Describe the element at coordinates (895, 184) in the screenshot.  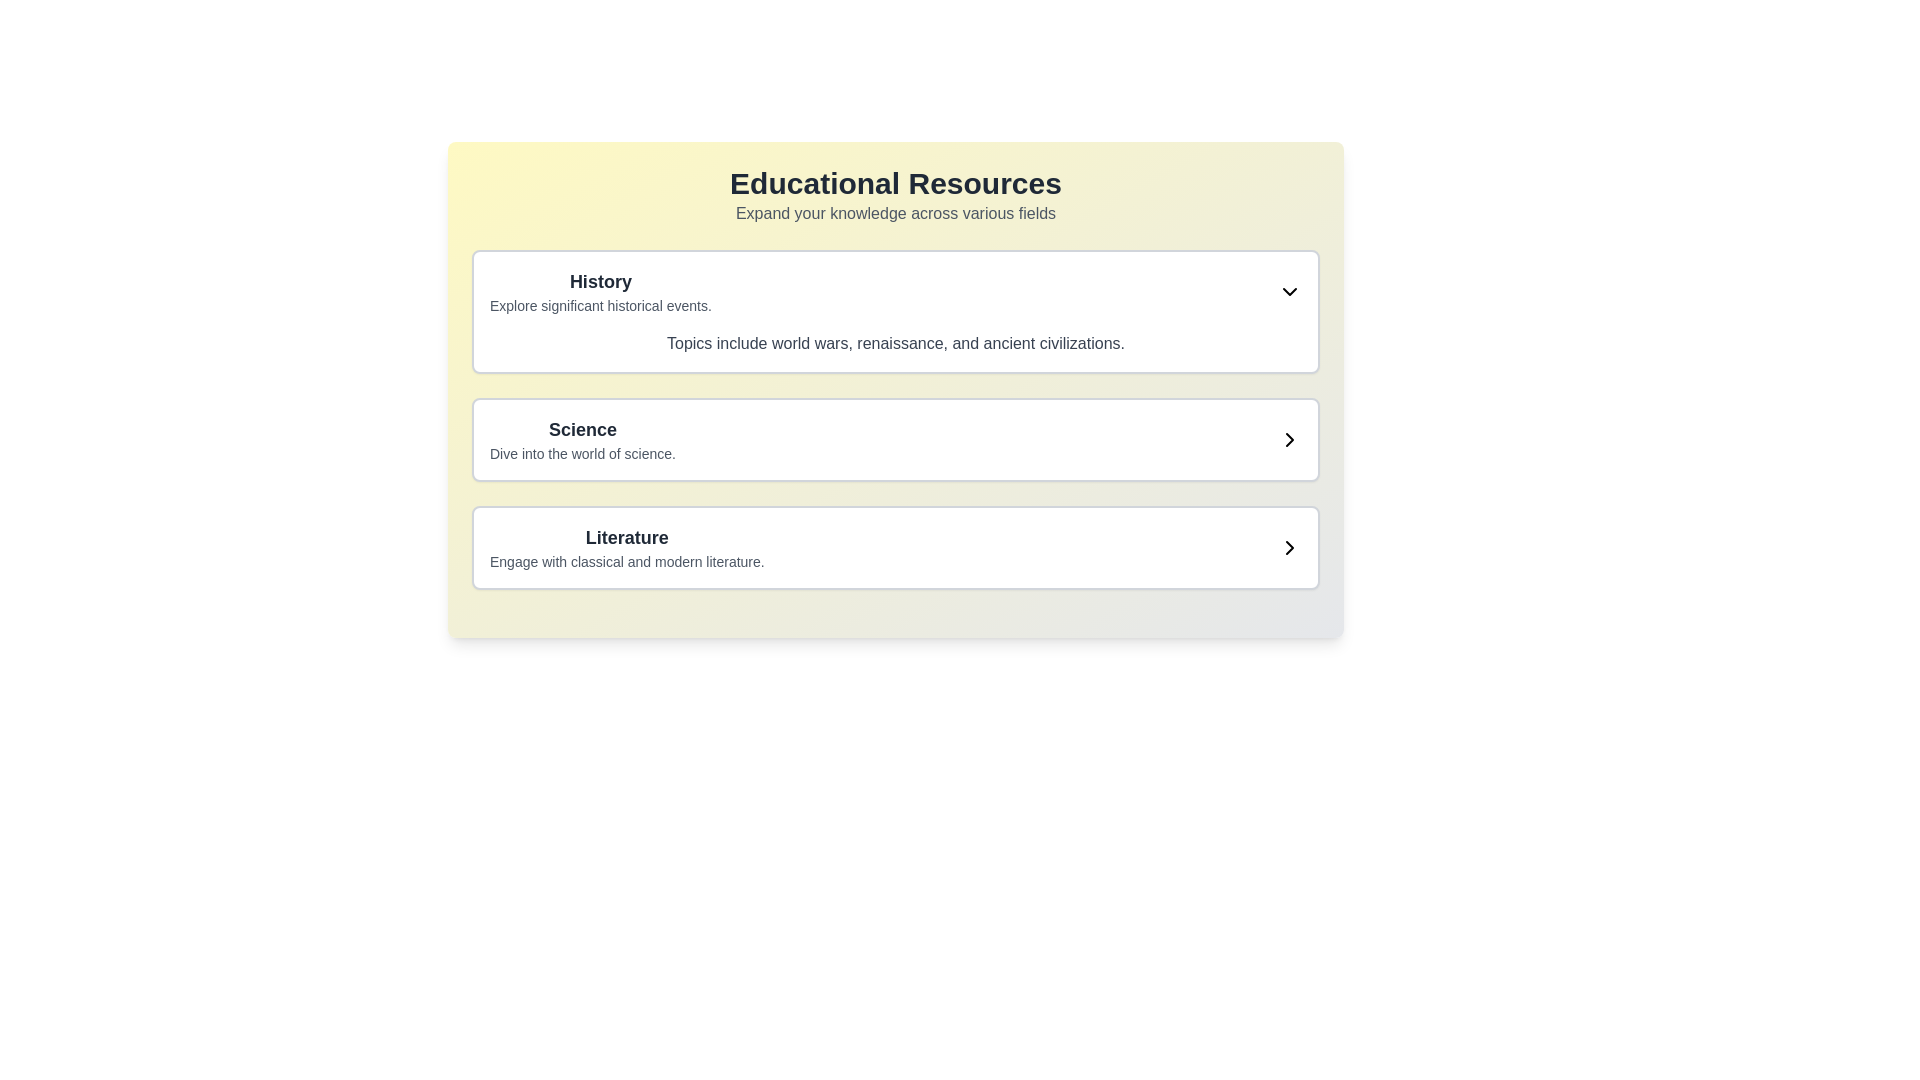
I see `the bold, large gray text reading 'Educational Resources' located at the top section of the interface, which stands out prominently against a light yellow background` at that location.